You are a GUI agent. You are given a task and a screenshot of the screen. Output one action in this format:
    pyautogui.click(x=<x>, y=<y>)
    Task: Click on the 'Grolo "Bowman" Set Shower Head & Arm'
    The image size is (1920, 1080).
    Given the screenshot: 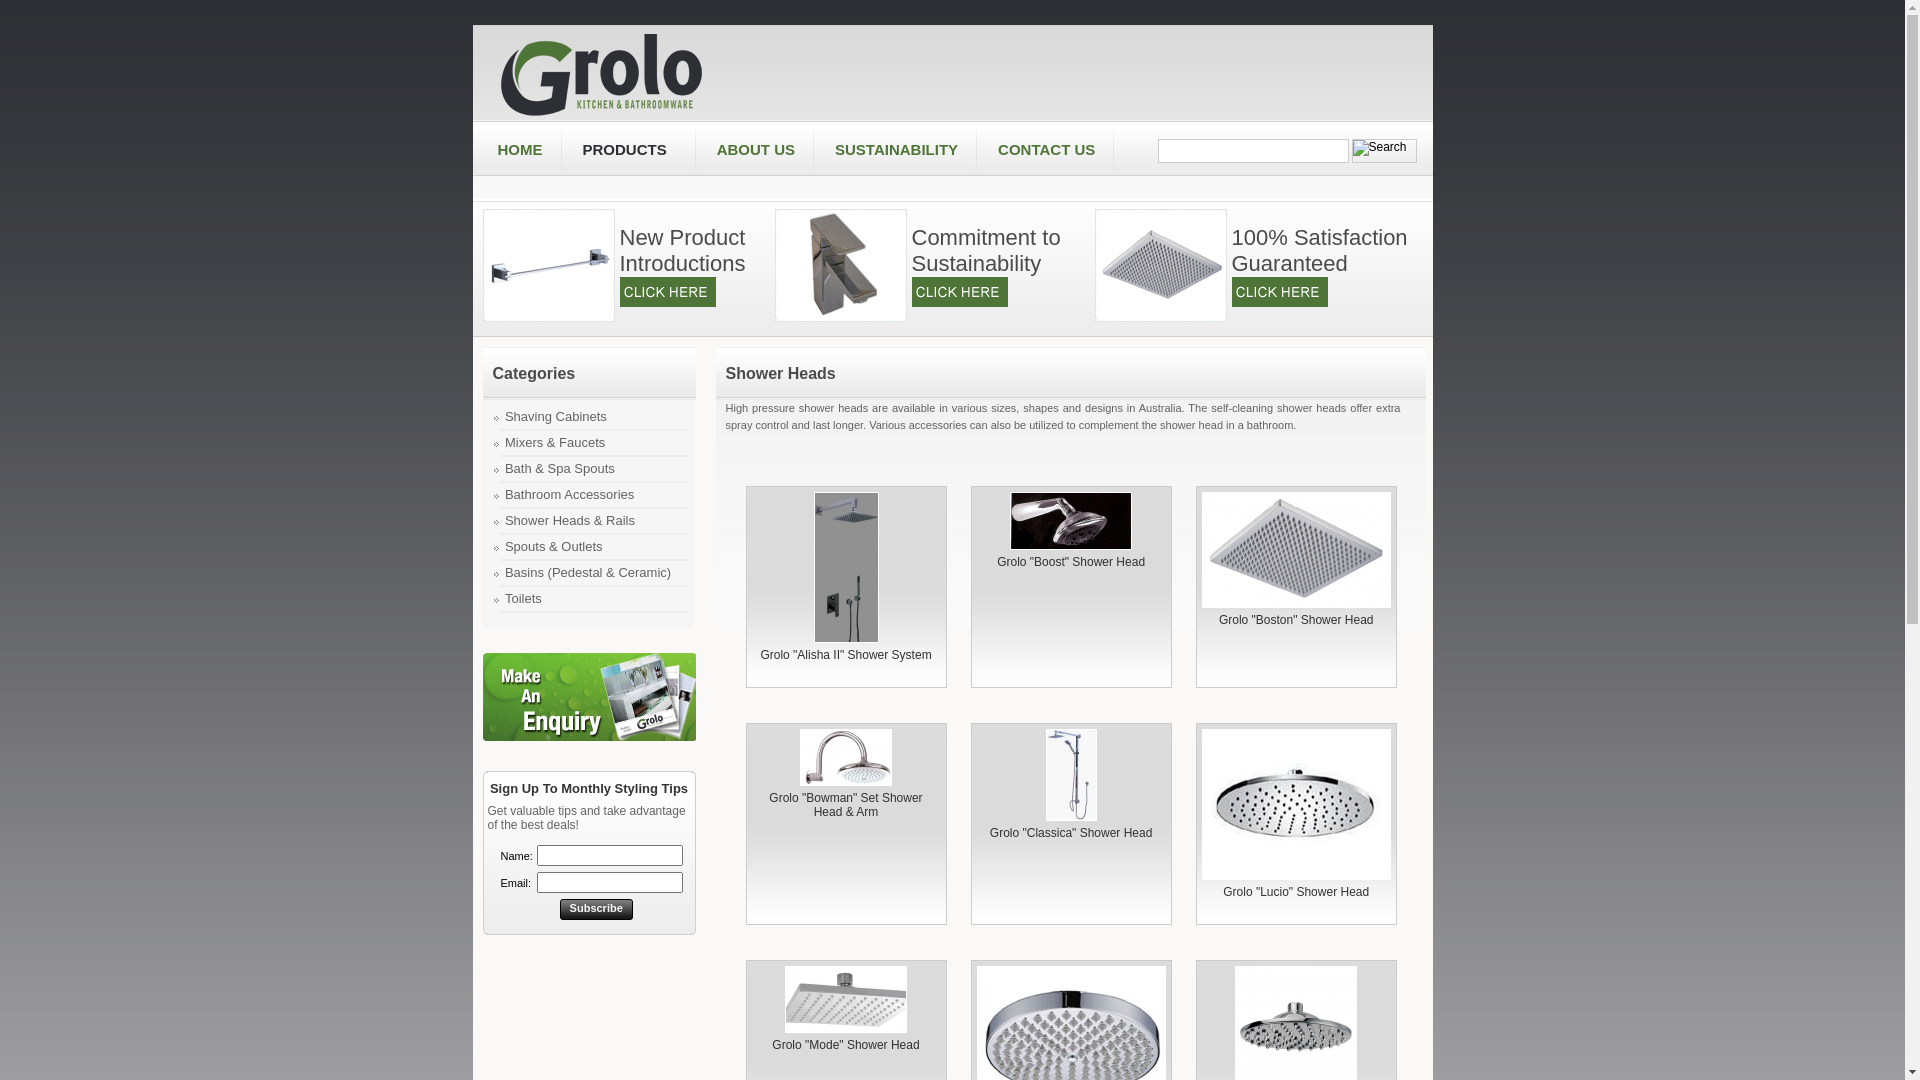 What is the action you would take?
    pyautogui.click(x=845, y=804)
    